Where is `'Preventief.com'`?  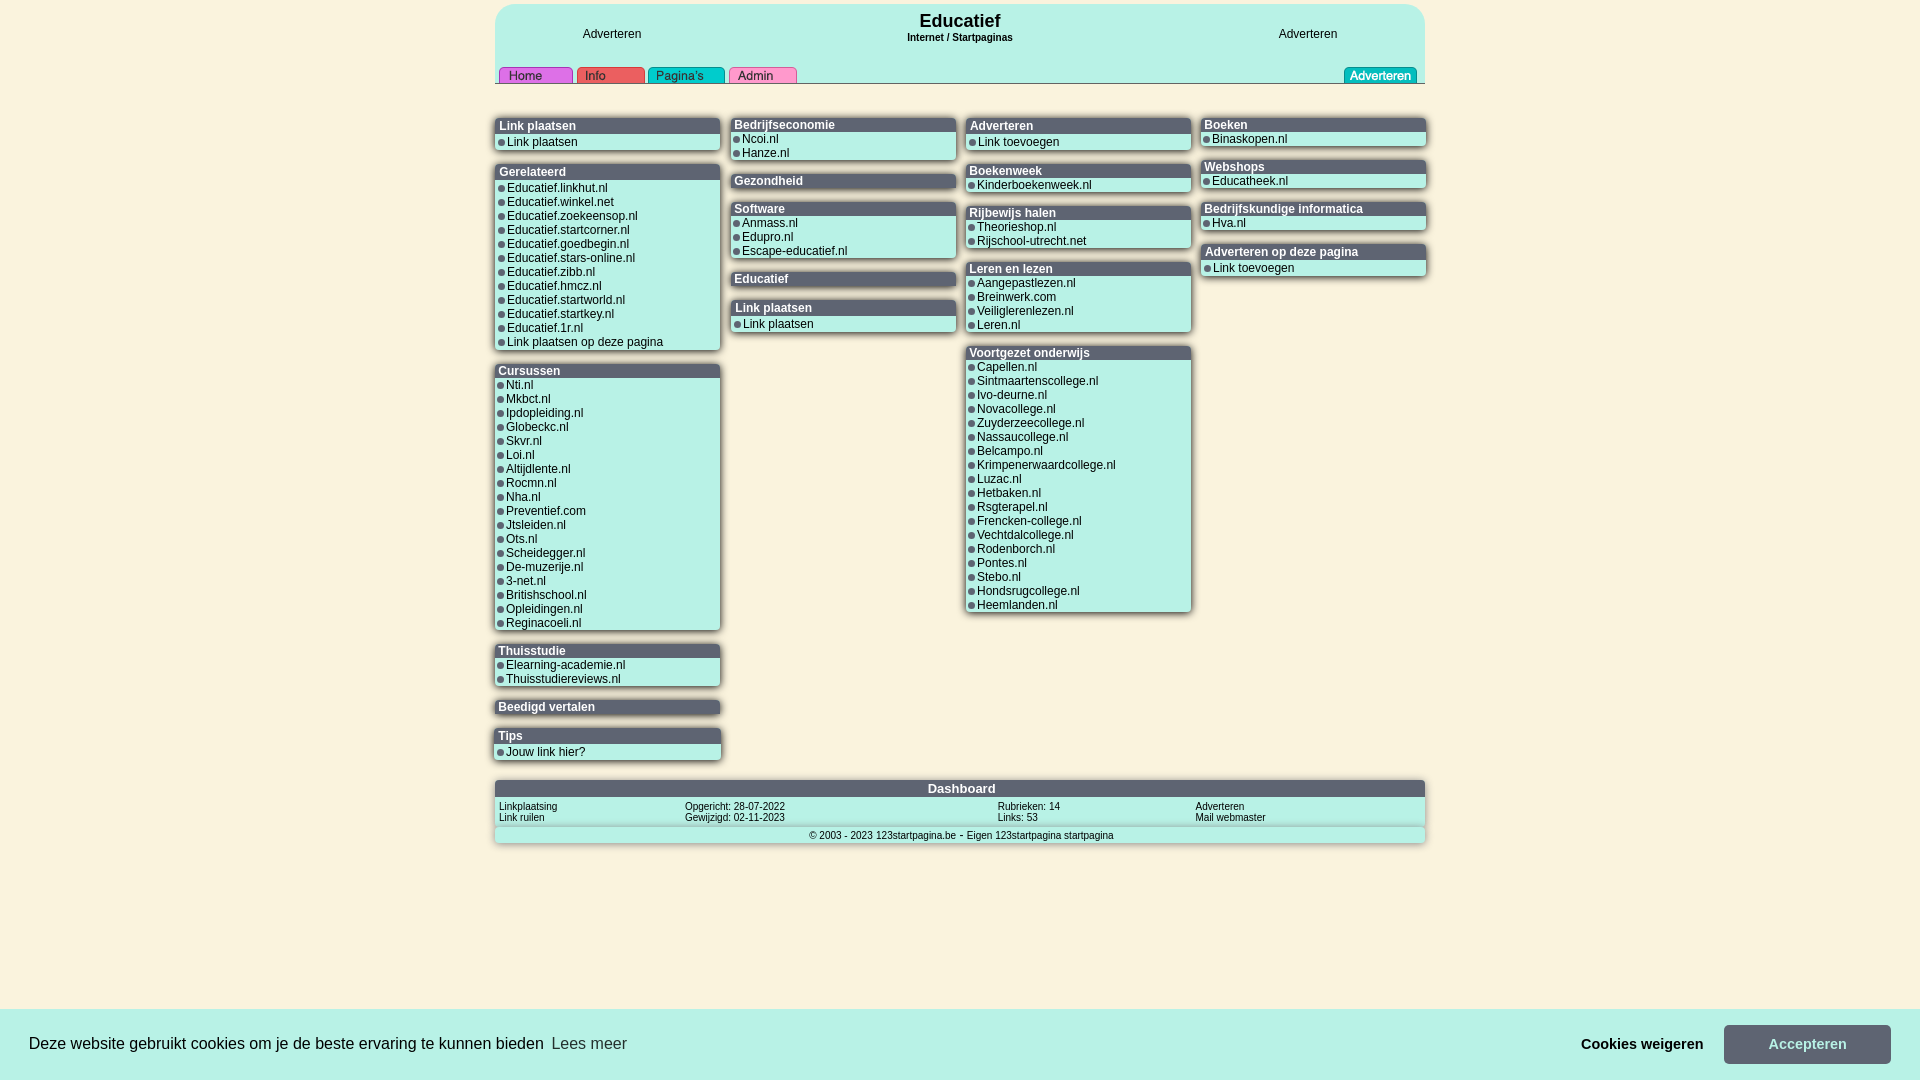 'Preventief.com' is located at coordinates (505, 509).